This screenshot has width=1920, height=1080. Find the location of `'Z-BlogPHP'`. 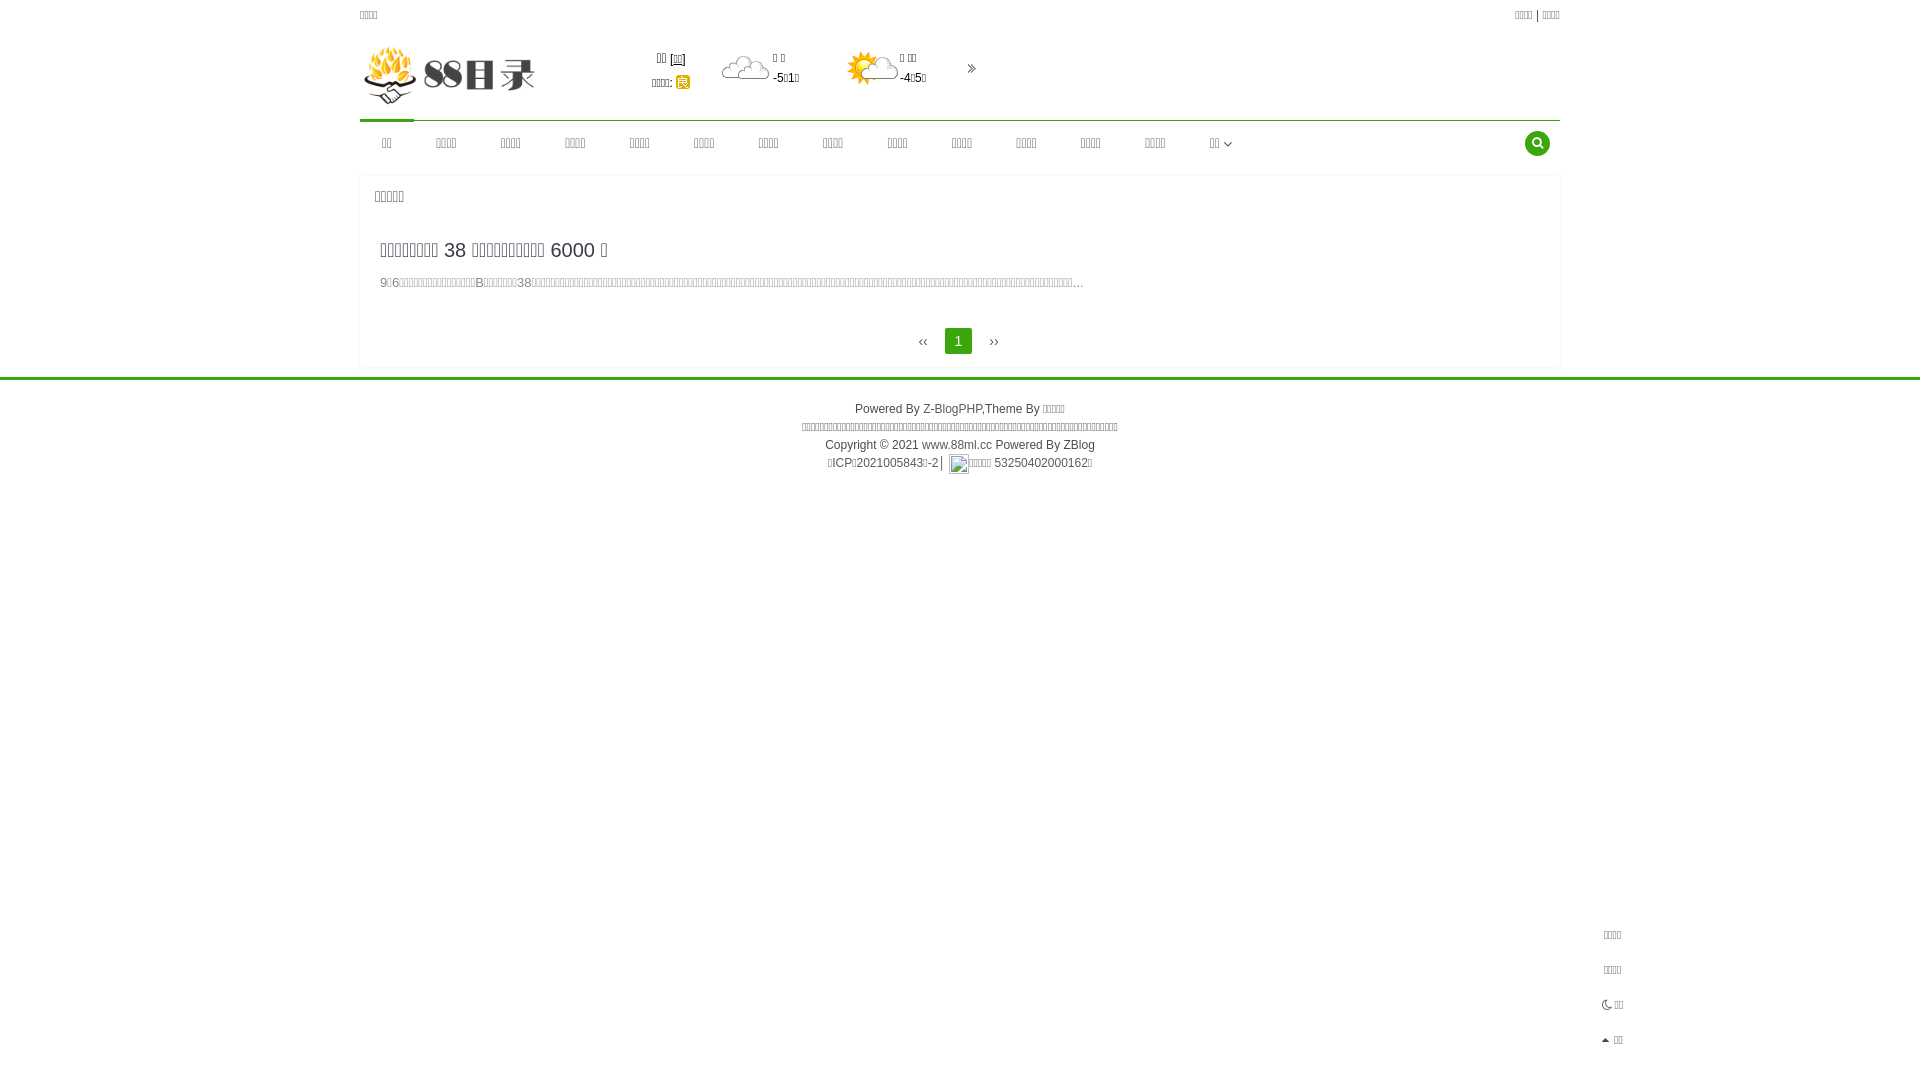

'Z-BlogPHP' is located at coordinates (950, 407).